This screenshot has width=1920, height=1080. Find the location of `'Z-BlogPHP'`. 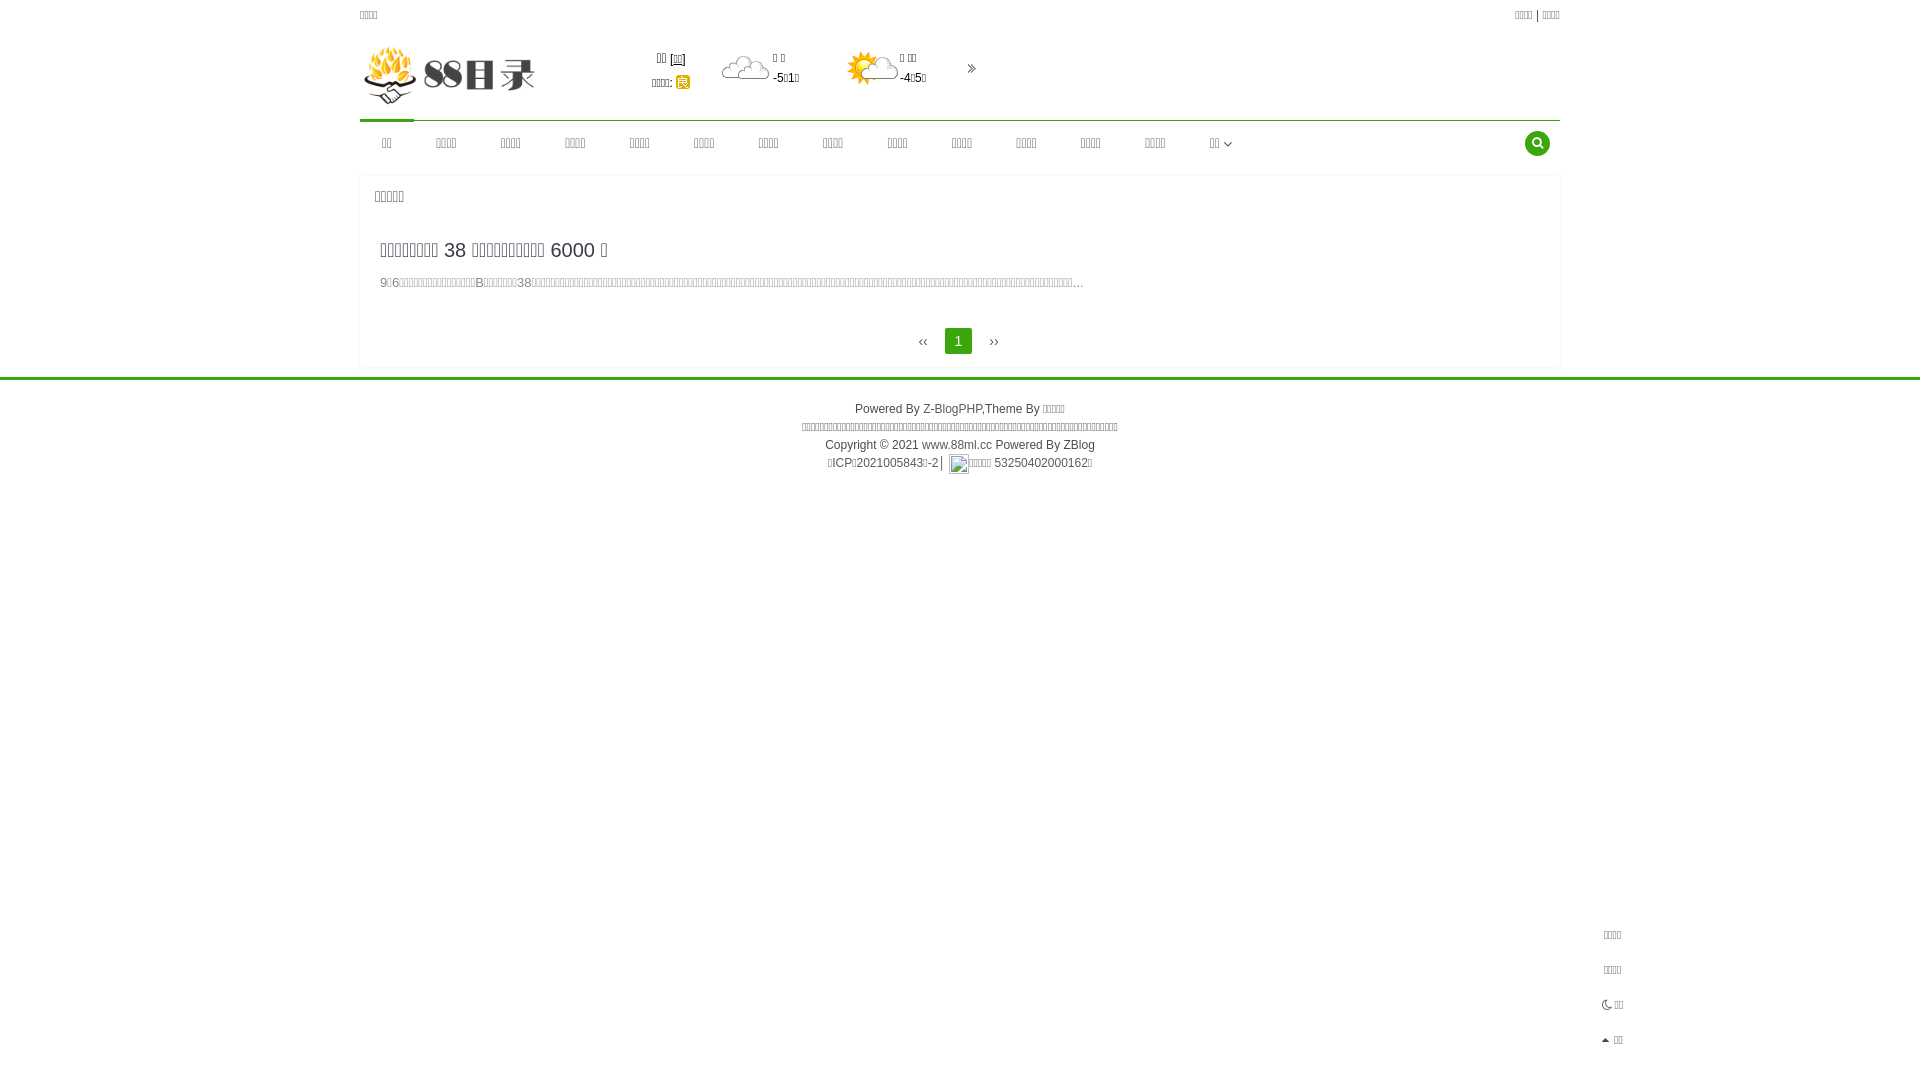

'Z-BlogPHP' is located at coordinates (950, 407).